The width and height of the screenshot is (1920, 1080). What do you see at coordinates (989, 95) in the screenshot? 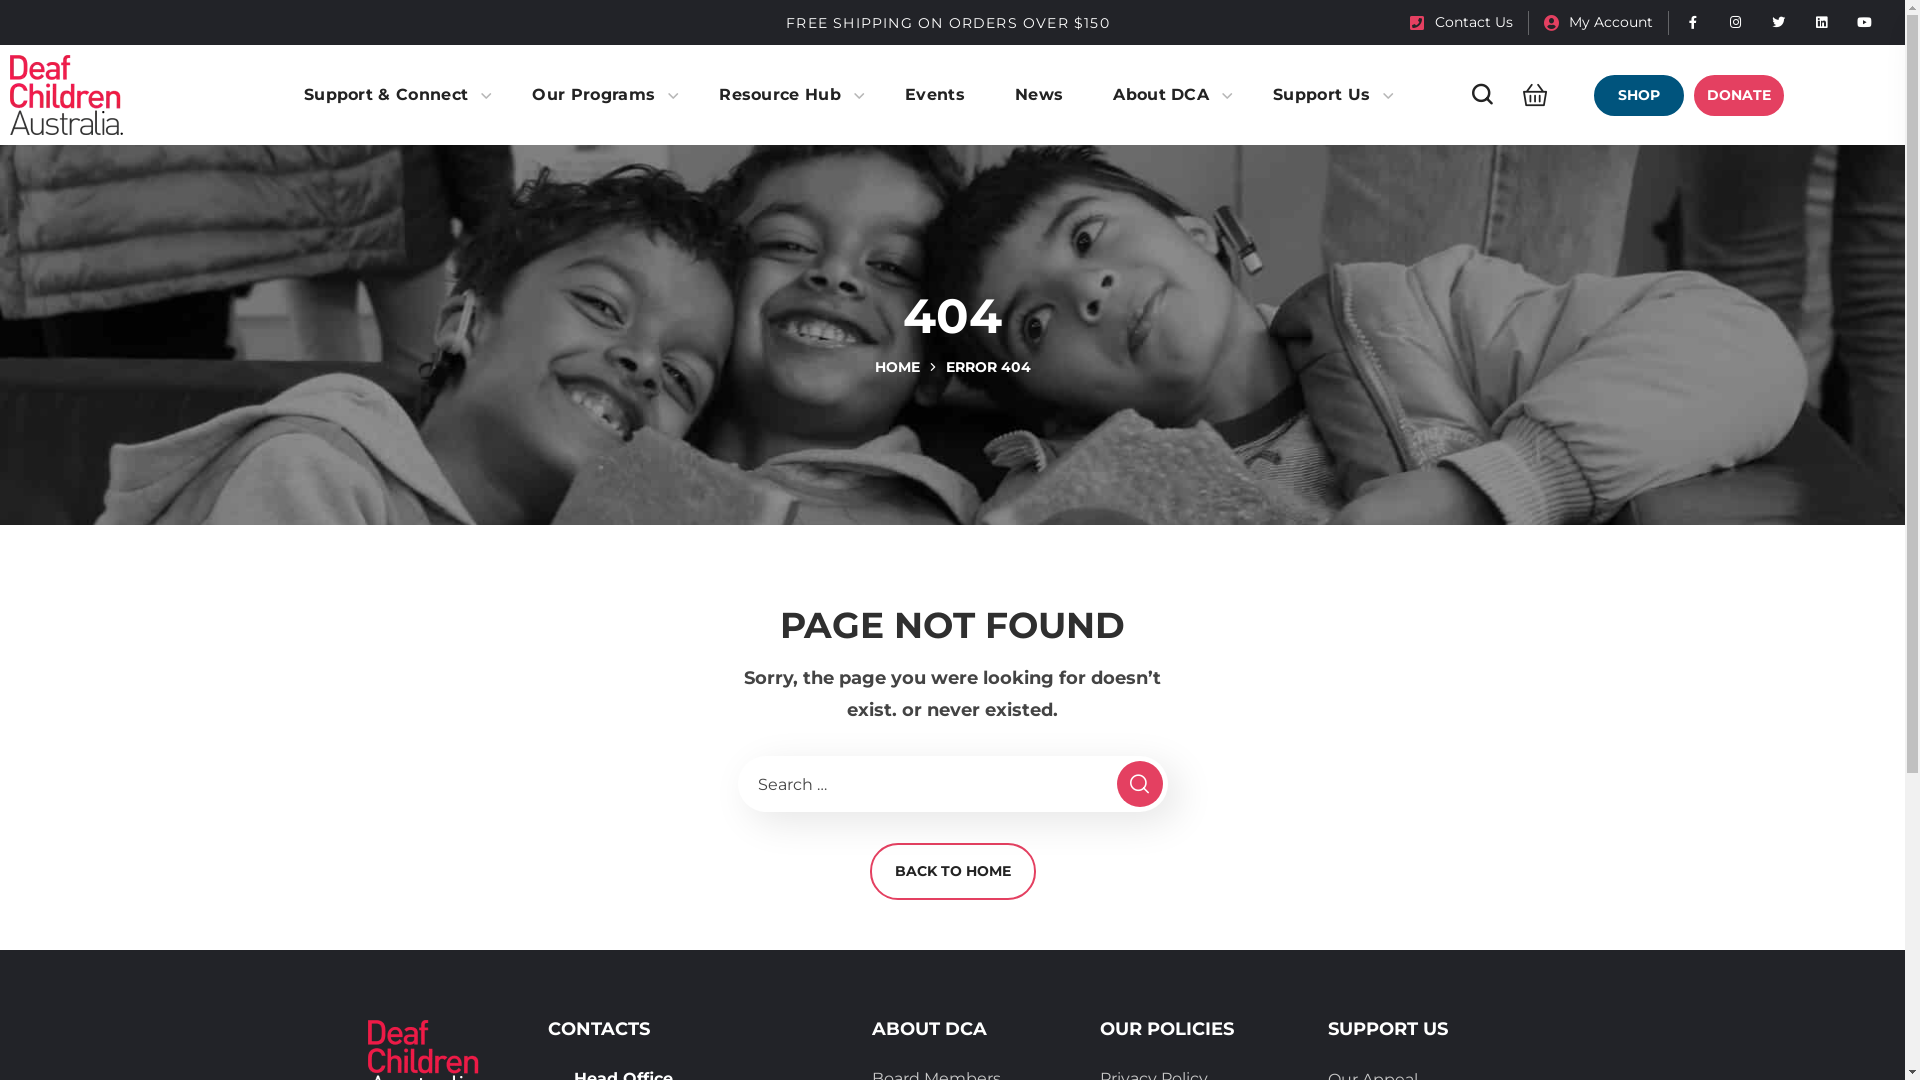
I see `'News'` at bounding box center [989, 95].